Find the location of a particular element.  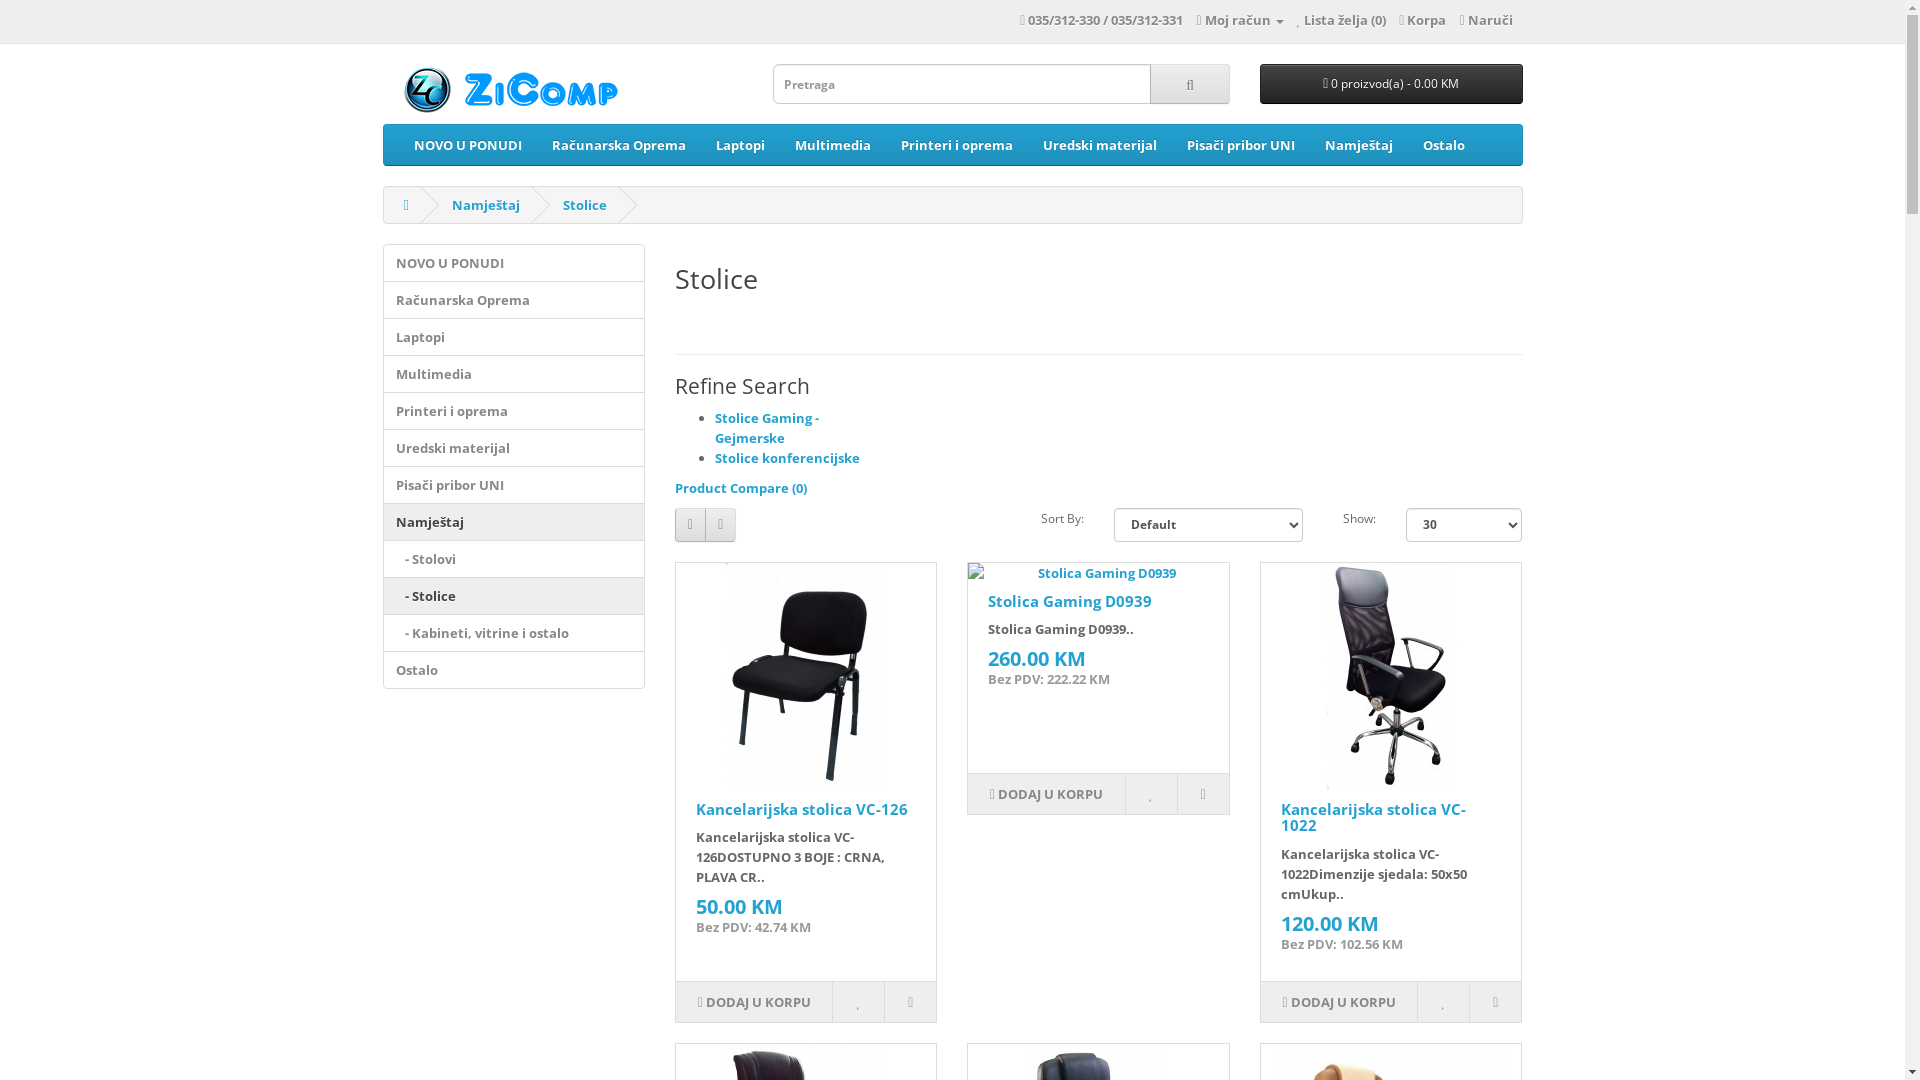

'Kancelarijska stolica VC-1022' is located at coordinates (1281, 817).